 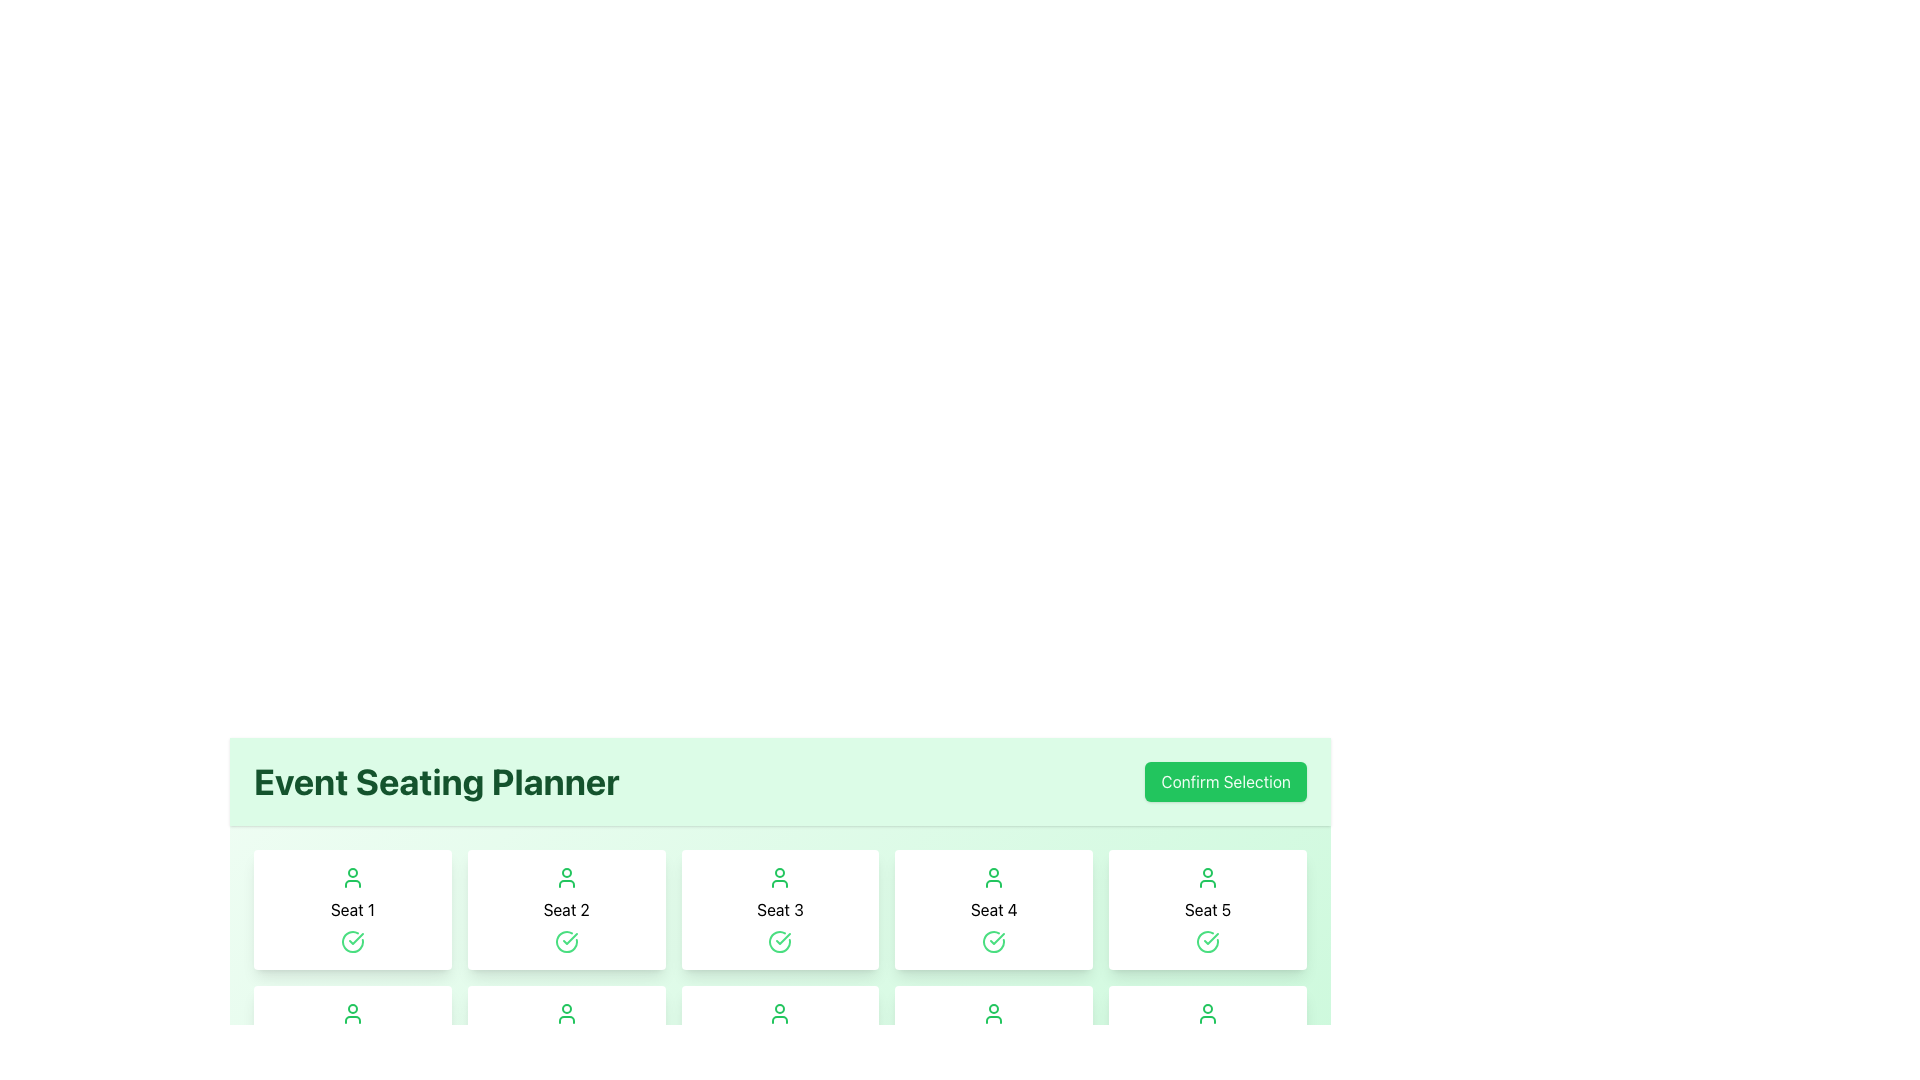 I want to click on the text label displaying 'Seat 2', which is centered within a white card component in the Event Seating Planner interface, so click(x=565, y=910).